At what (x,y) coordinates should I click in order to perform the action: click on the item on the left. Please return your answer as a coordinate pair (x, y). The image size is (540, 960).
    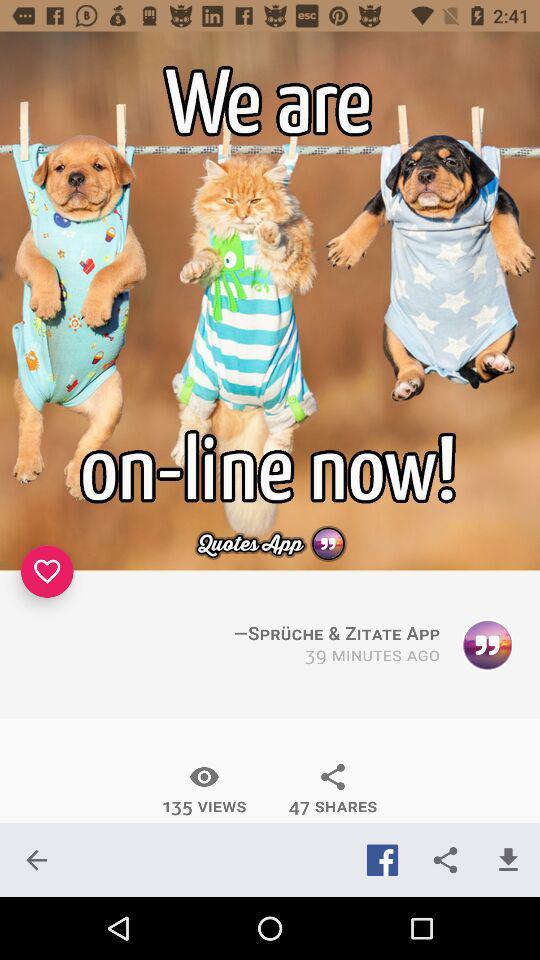
    Looking at the image, I should click on (47, 571).